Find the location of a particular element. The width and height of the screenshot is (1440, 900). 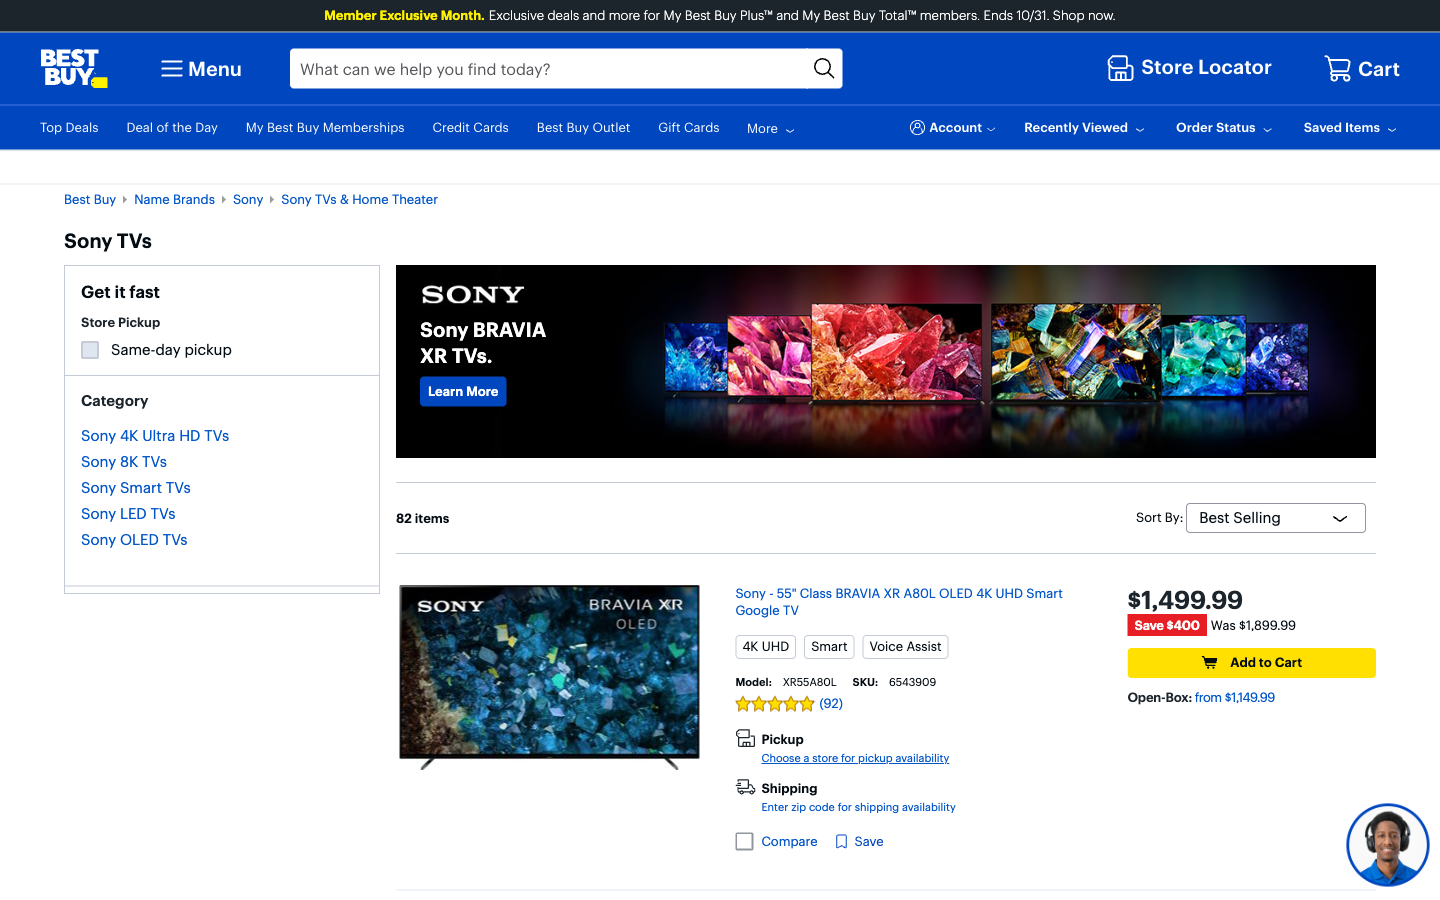

Activate the first entry in the recently viewed dropdown list is located at coordinates (1085, 127).